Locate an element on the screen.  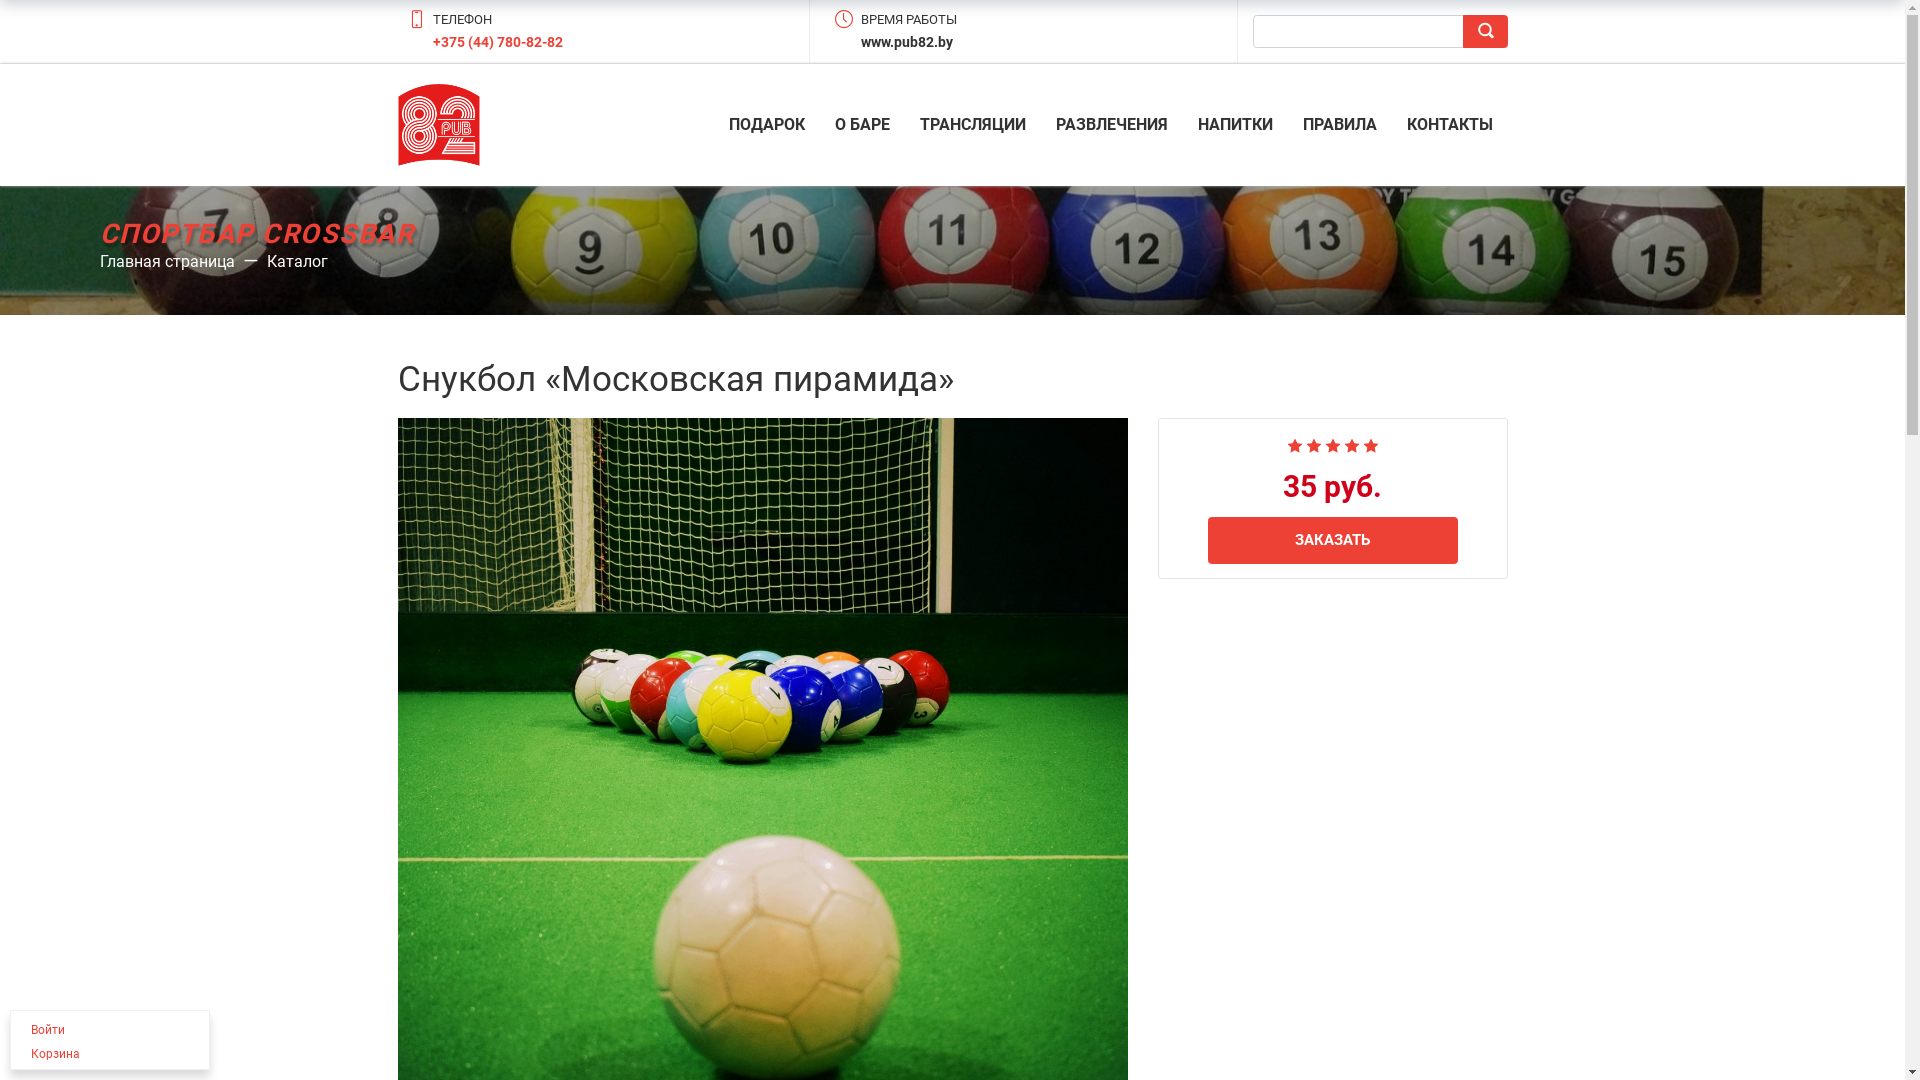
'5' is located at coordinates (1368, 442).